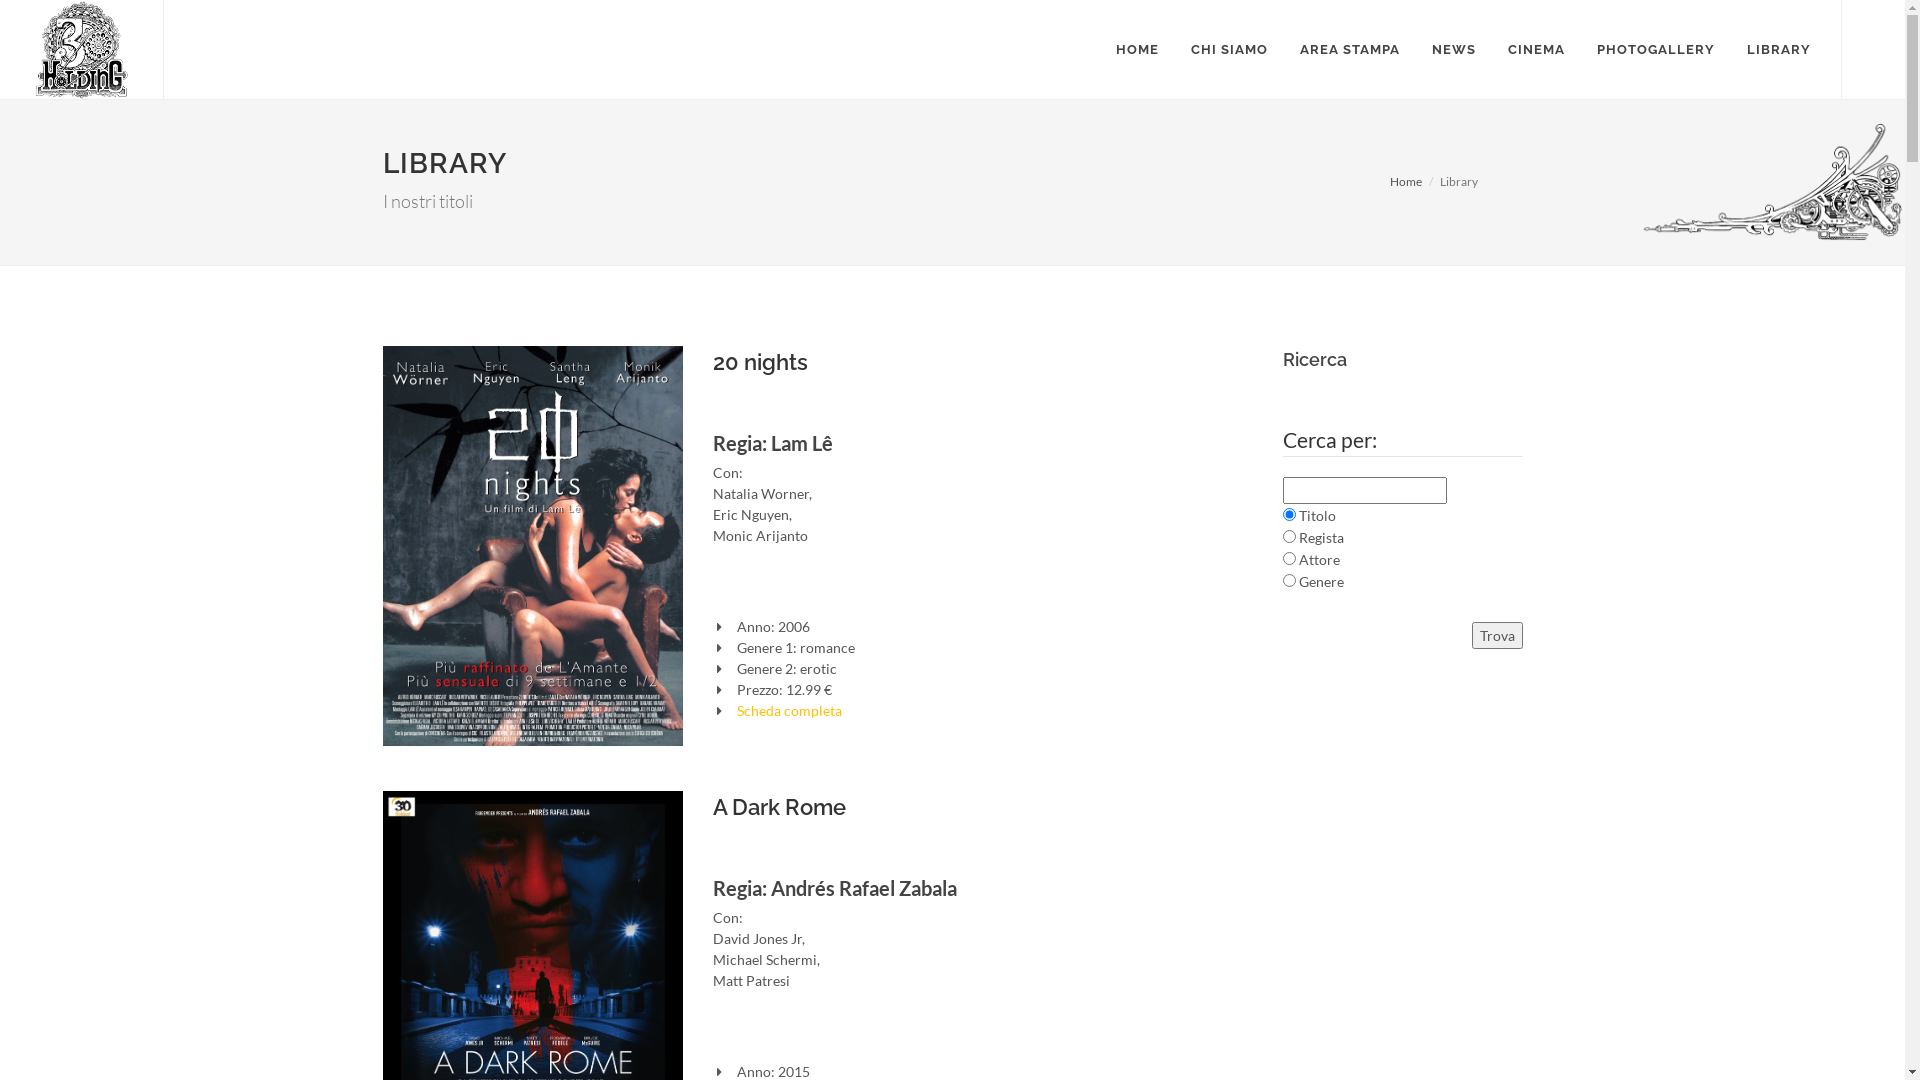 The image size is (1920, 1080). Describe the element at coordinates (1099, 49) in the screenshot. I see `'HOME'` at that location.